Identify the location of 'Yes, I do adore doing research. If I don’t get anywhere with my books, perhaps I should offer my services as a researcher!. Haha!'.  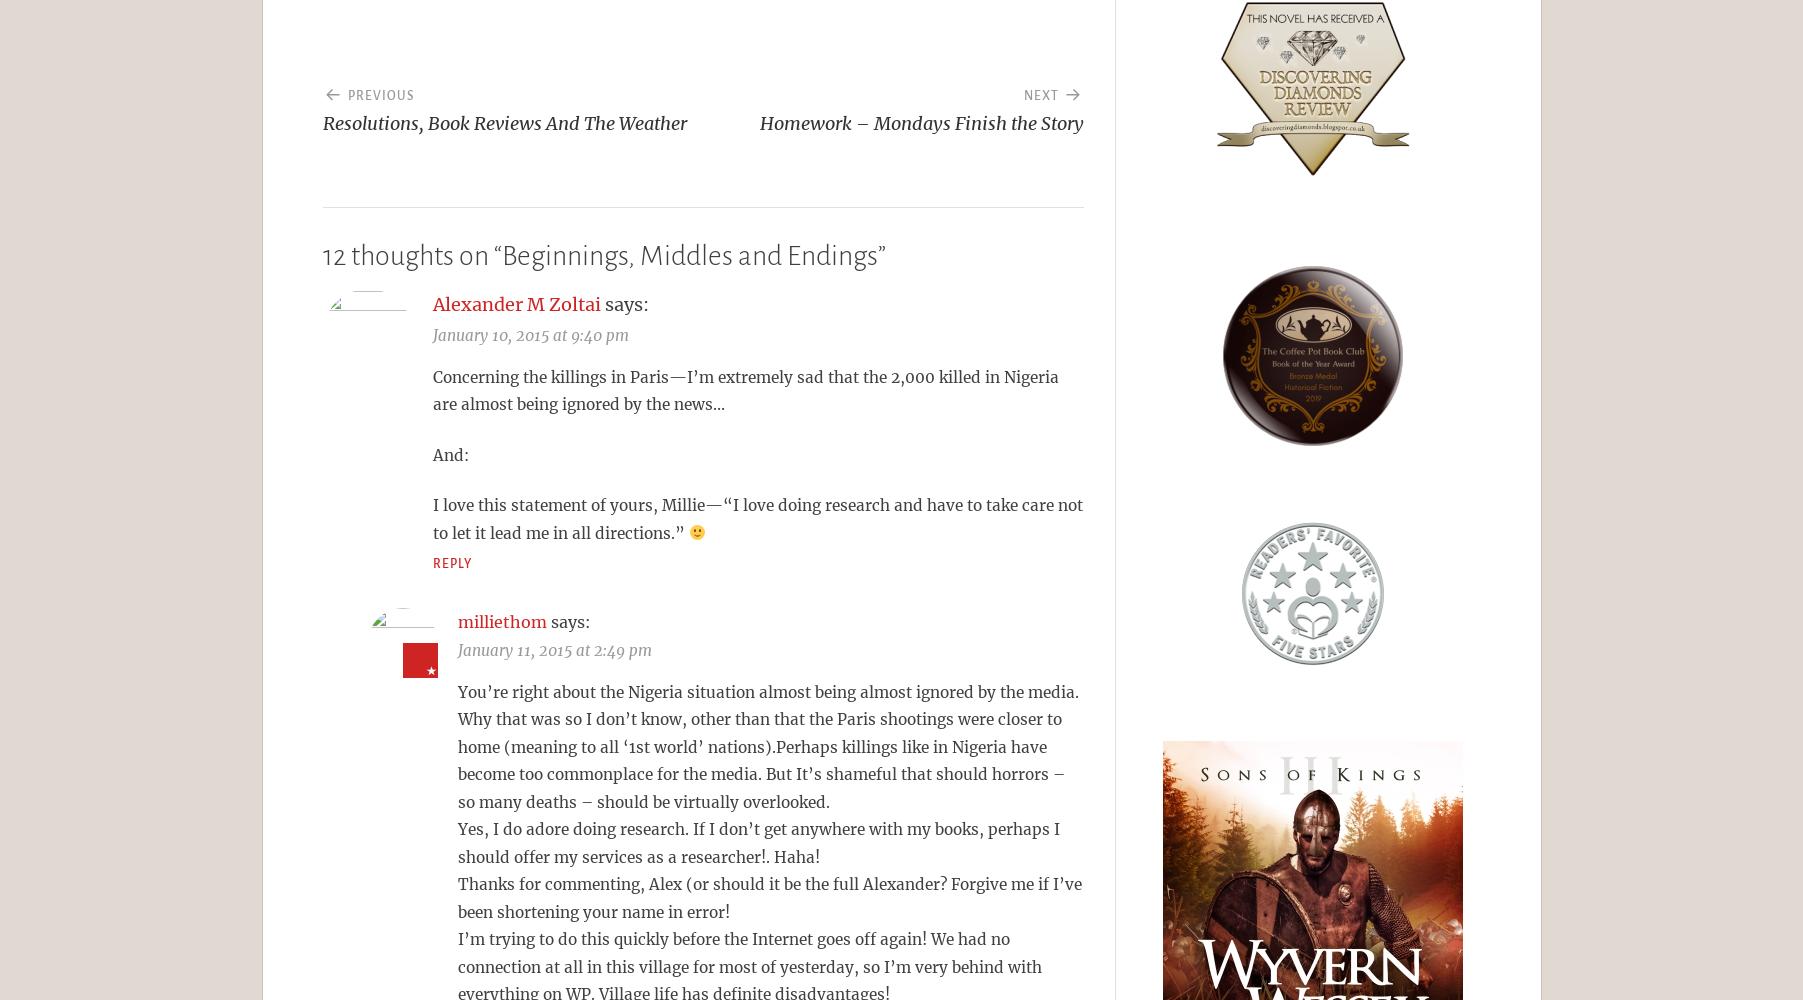
(757, 842).